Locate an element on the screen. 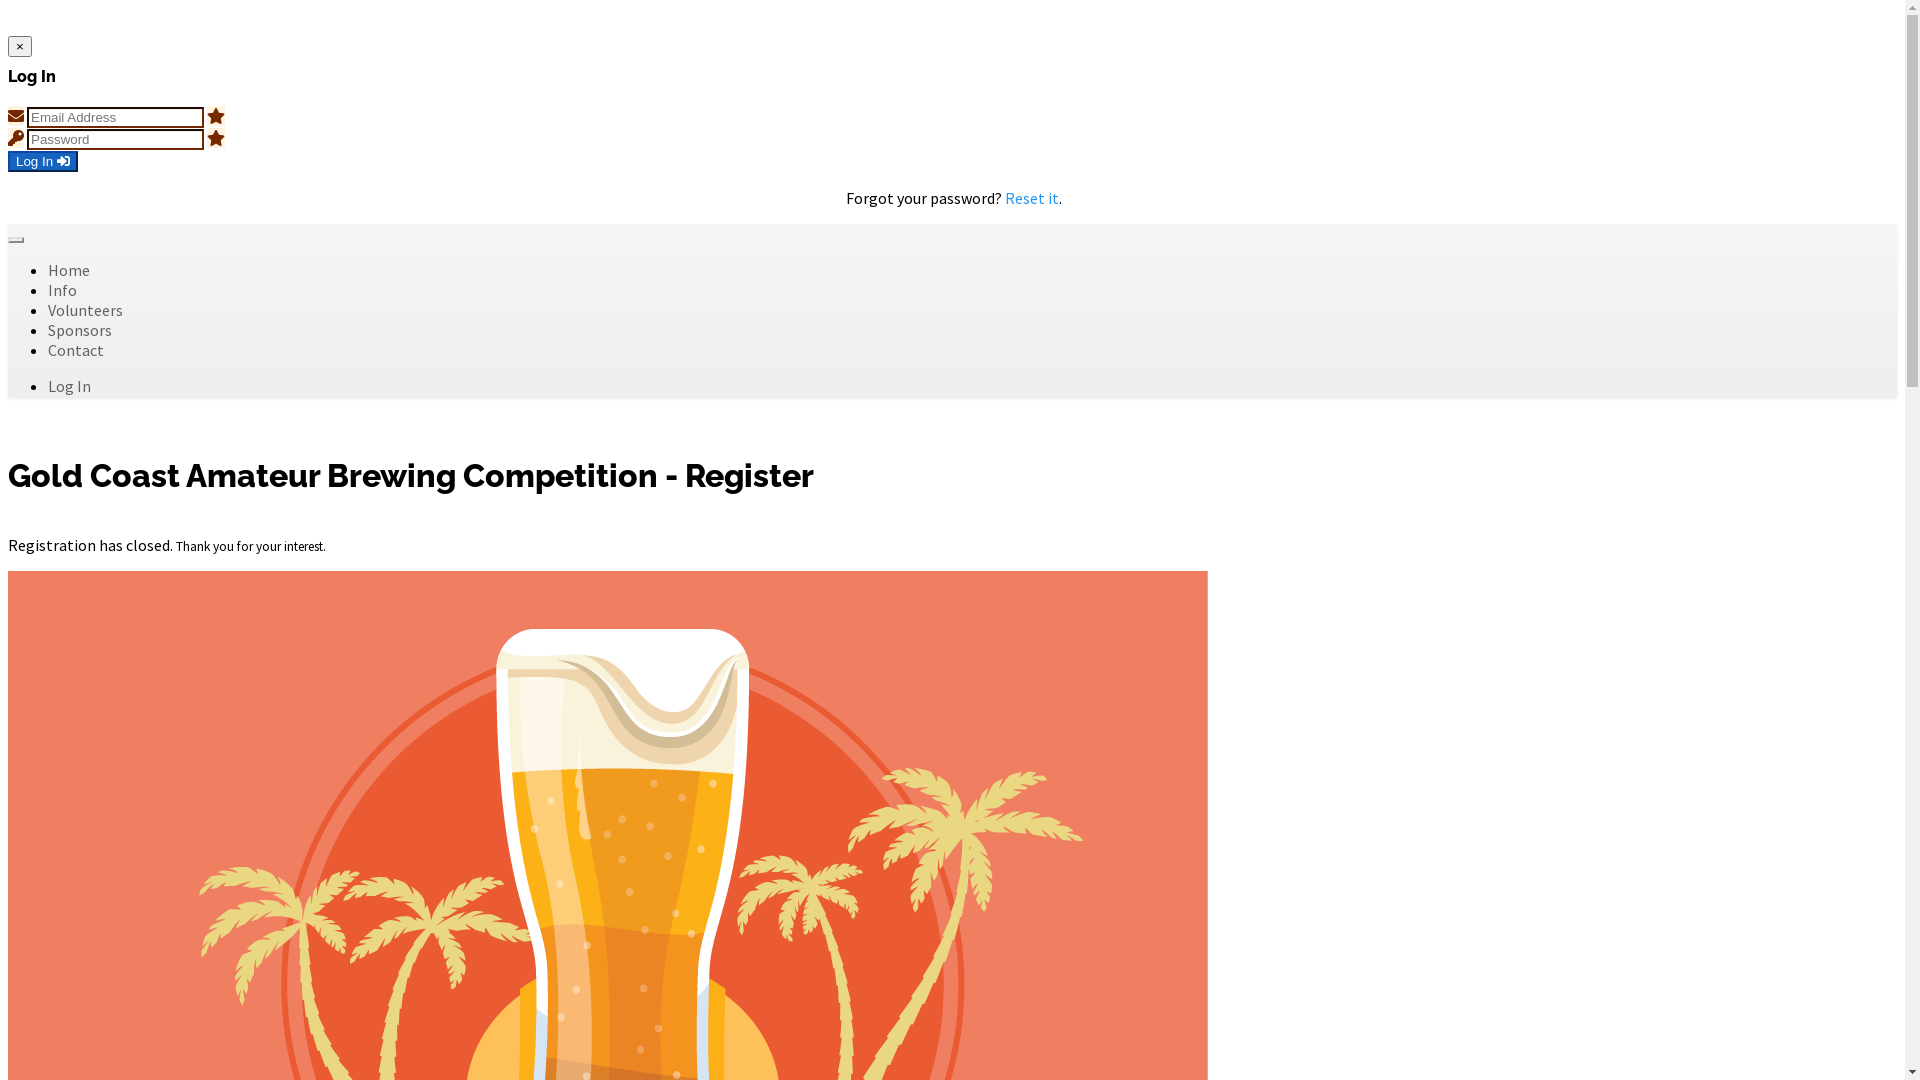 The image size is (1920, 1080). 'Sponsors' is located at coordinates (80, 329).